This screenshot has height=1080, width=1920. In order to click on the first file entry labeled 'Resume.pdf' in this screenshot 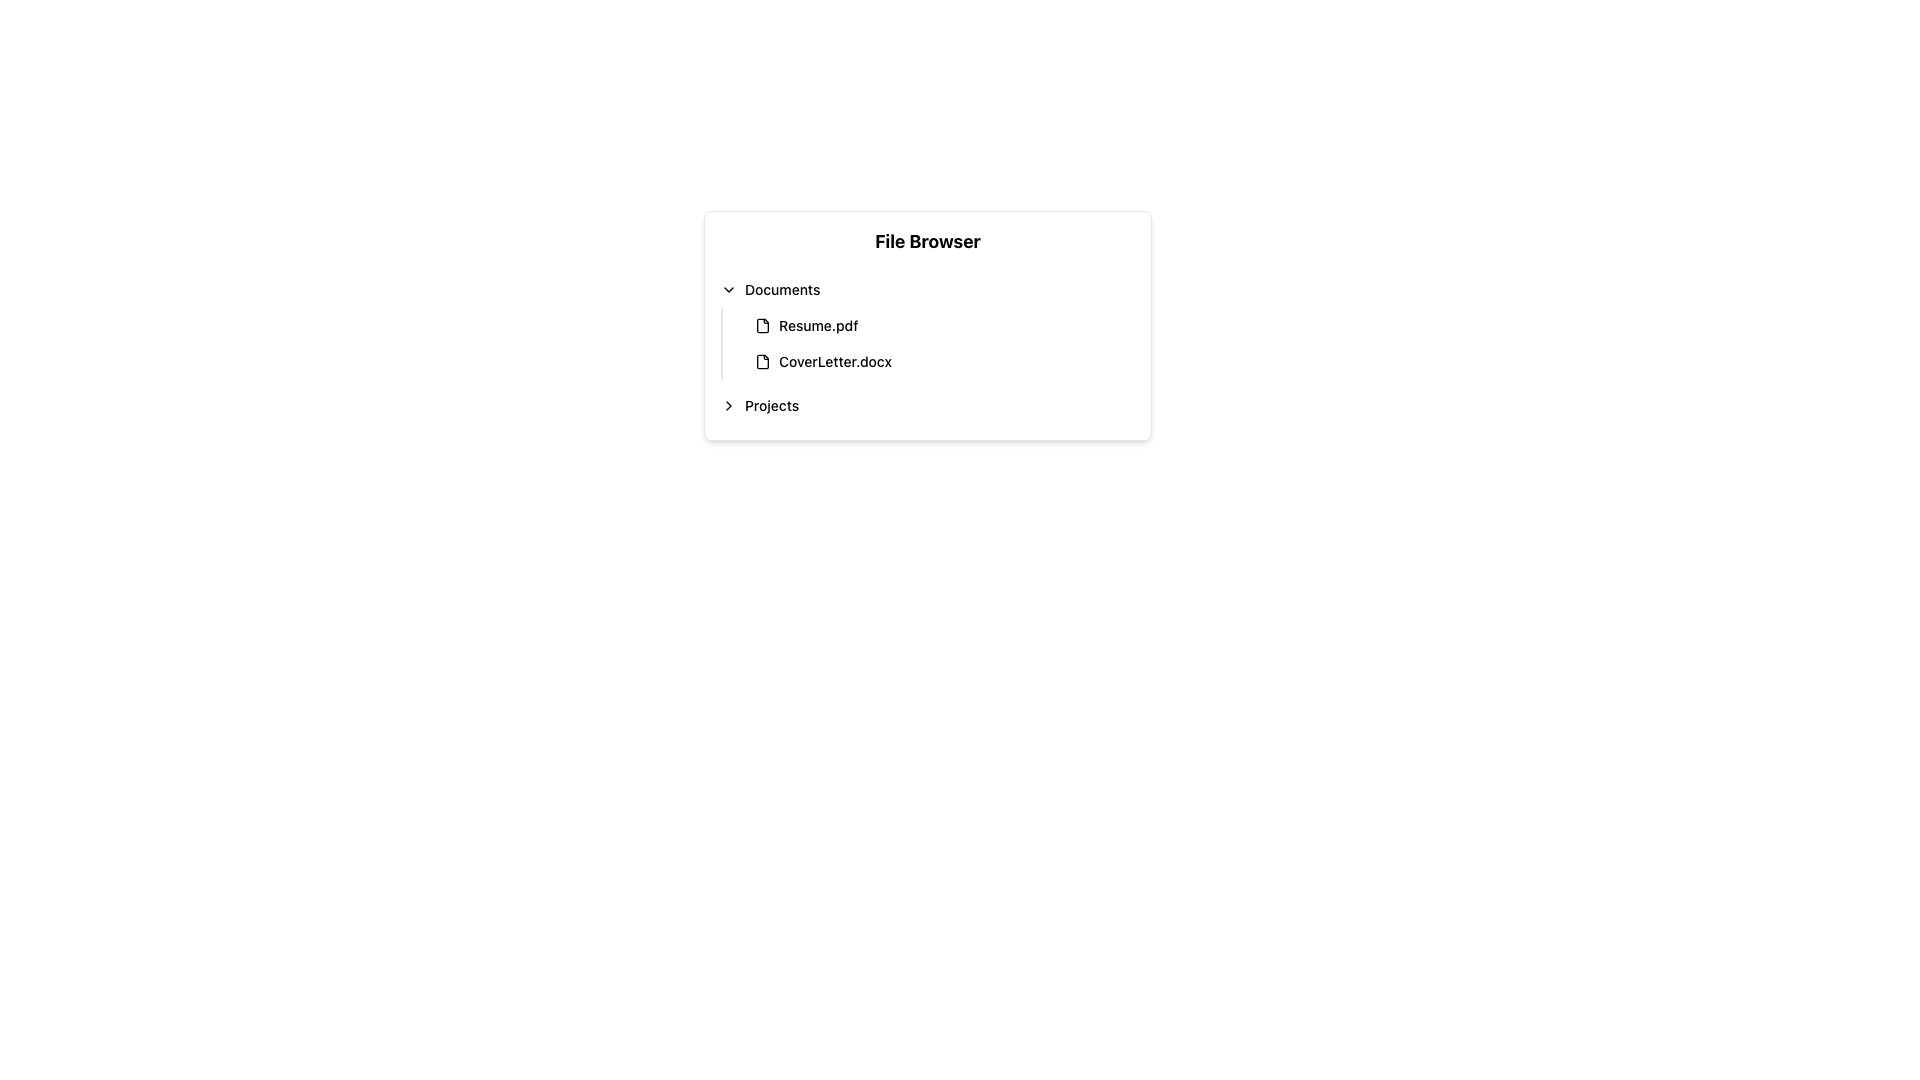, I will do `click(935, 325)`.